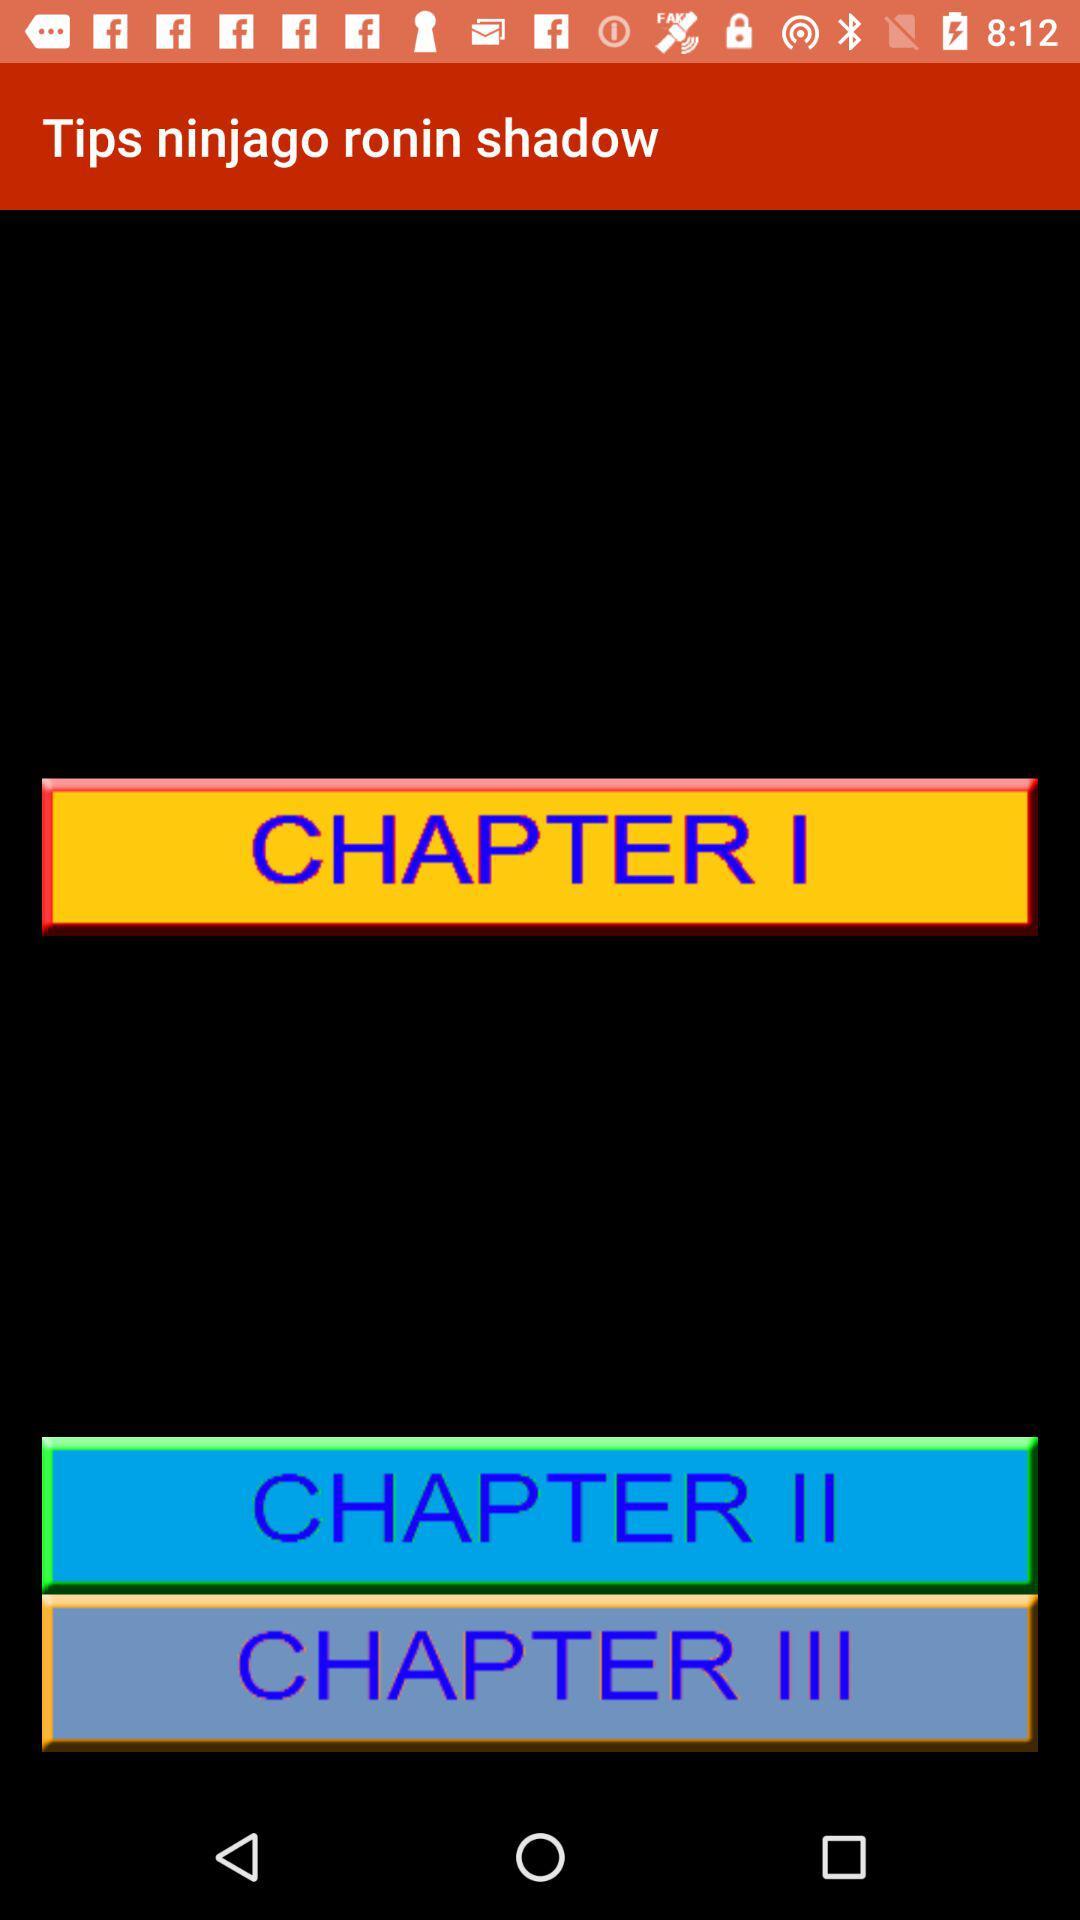 This screenshot has height=1920, width=1080. What do you see at coordinates (540, 1673) in the screenshot?
I see `chapter 3` at bounding box center [540, 1673].